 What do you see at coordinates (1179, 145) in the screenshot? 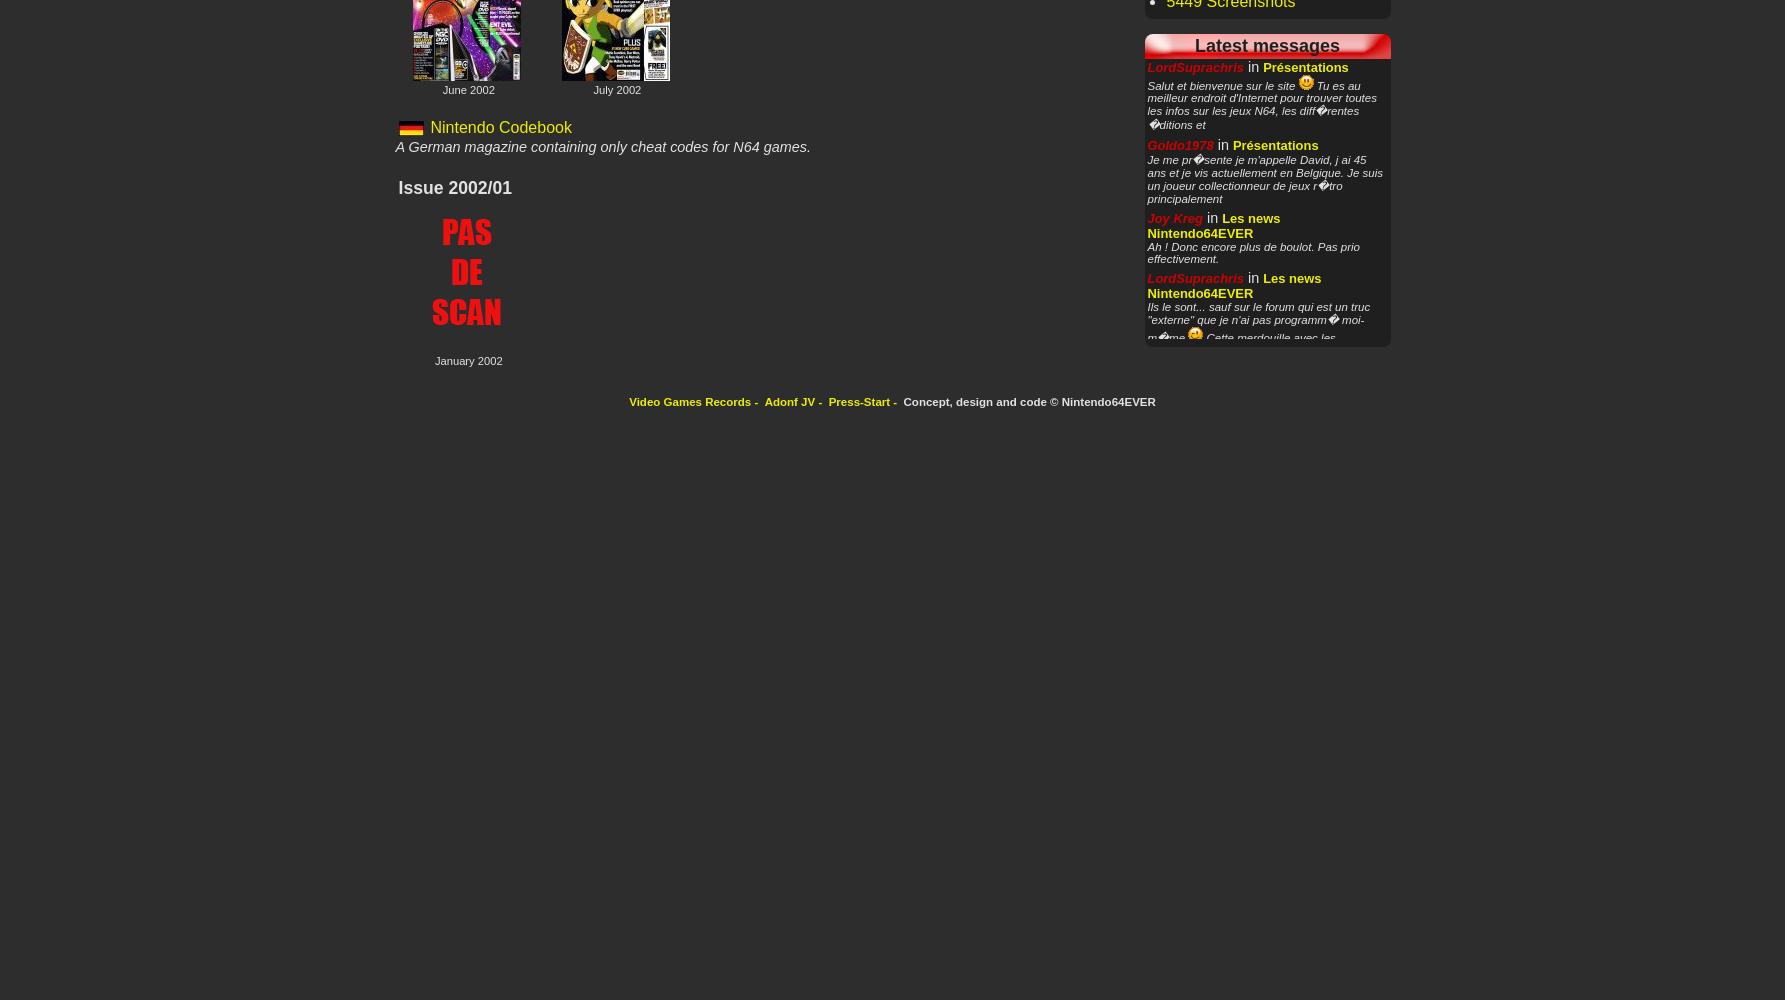
I see `'Goldo1978'` at bounding box center [1179, 145].